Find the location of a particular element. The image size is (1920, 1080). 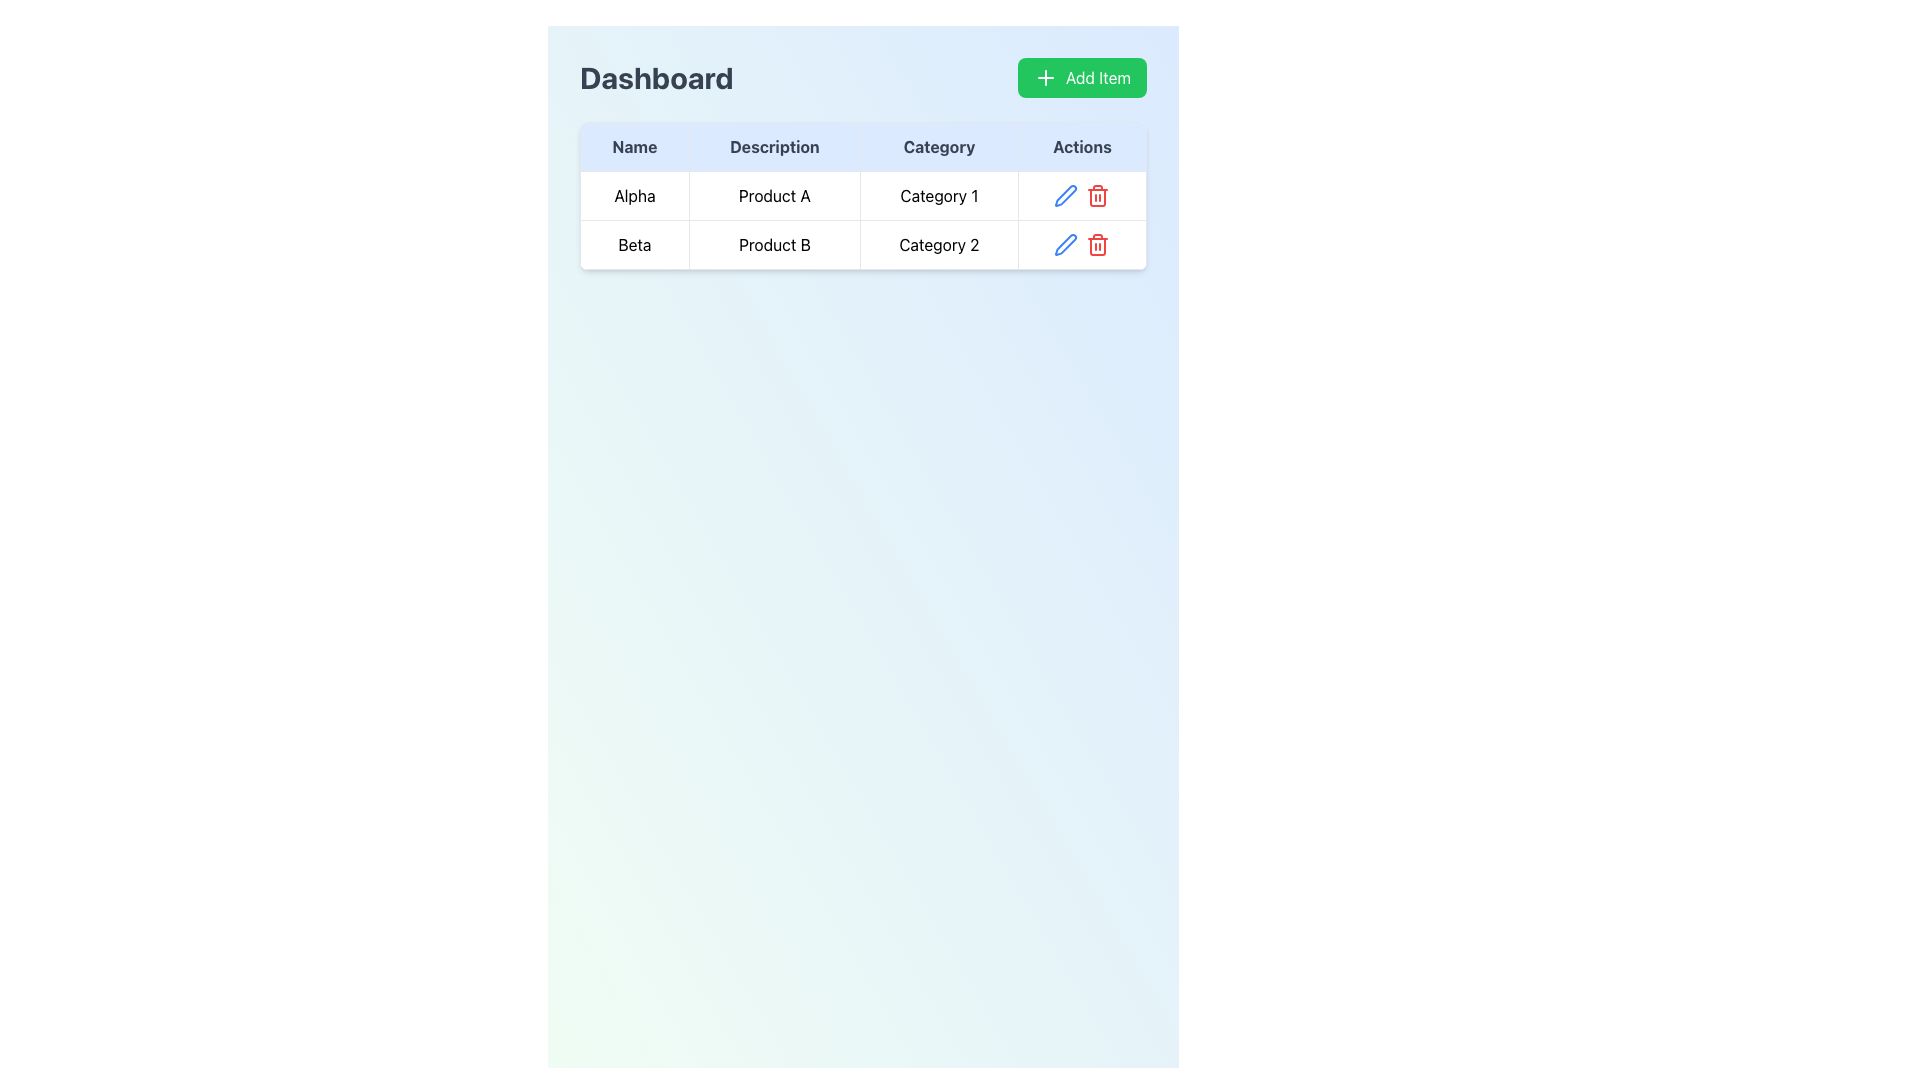

the delete icon located in the second row of the 'Actions' column is located at coordinates (1097, 244).